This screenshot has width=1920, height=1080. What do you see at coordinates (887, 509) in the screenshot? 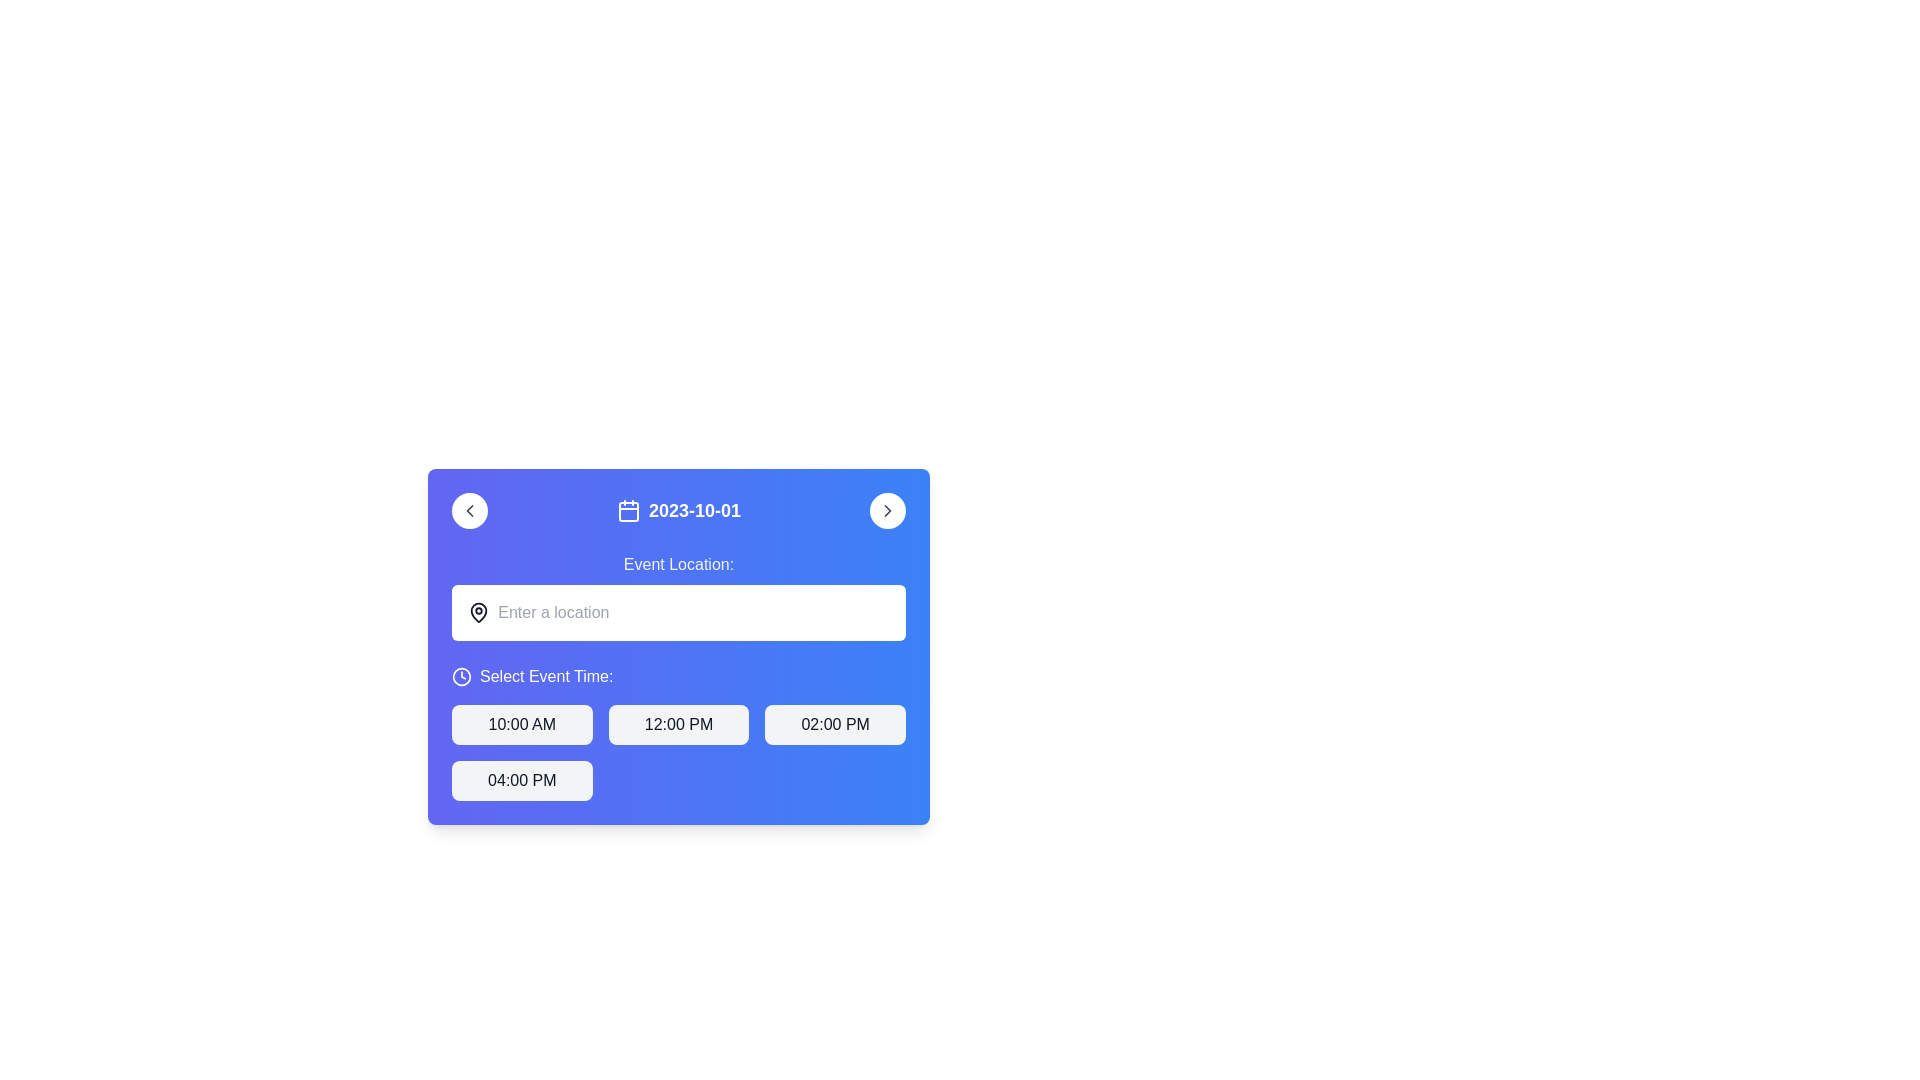
I see `the circular button with a white background and a gray chevron arrow pointing to the right, located in the blue header section to the right of the displayed date text ('2023-10-01')` at bounding box center [887, 509].